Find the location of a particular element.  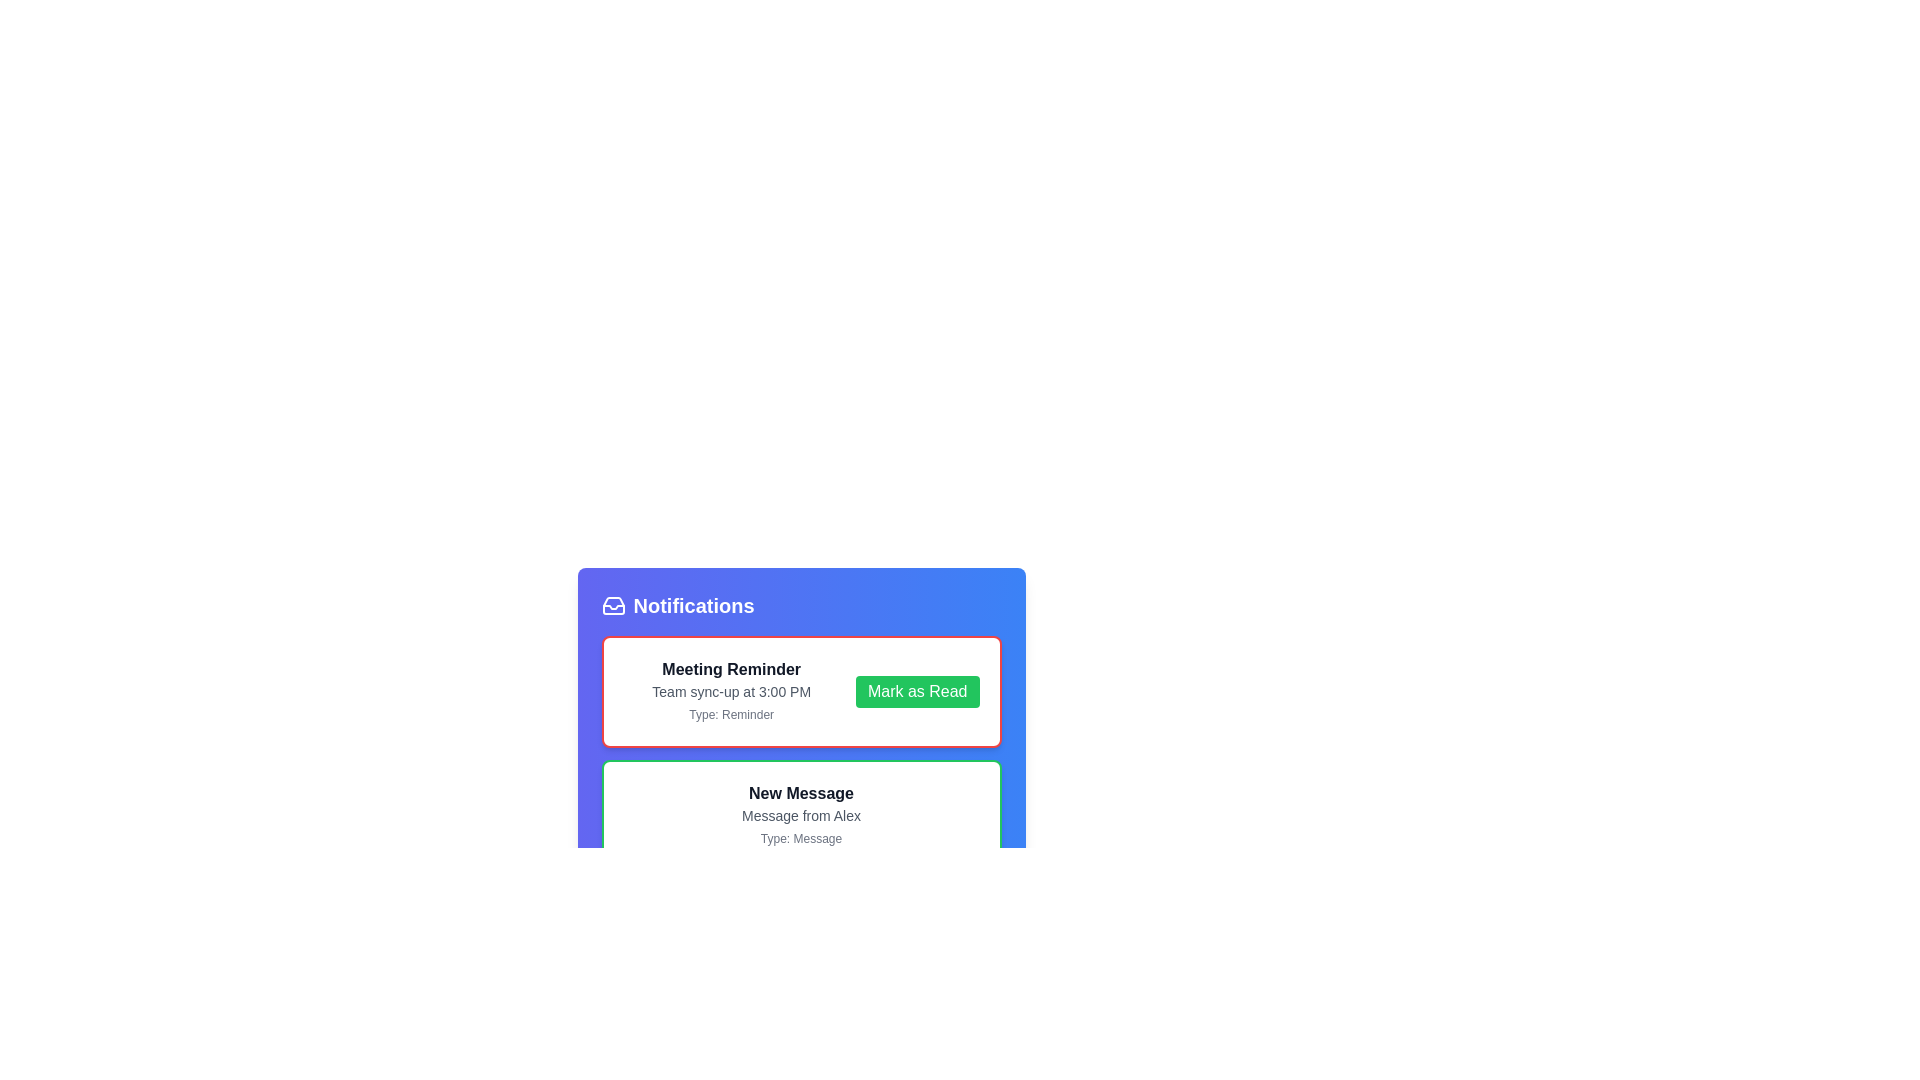

the text label that displays 'Type: Message', which is located beneath the 'Message from Alex' text in light gray font is located at coordinates (801, 839).